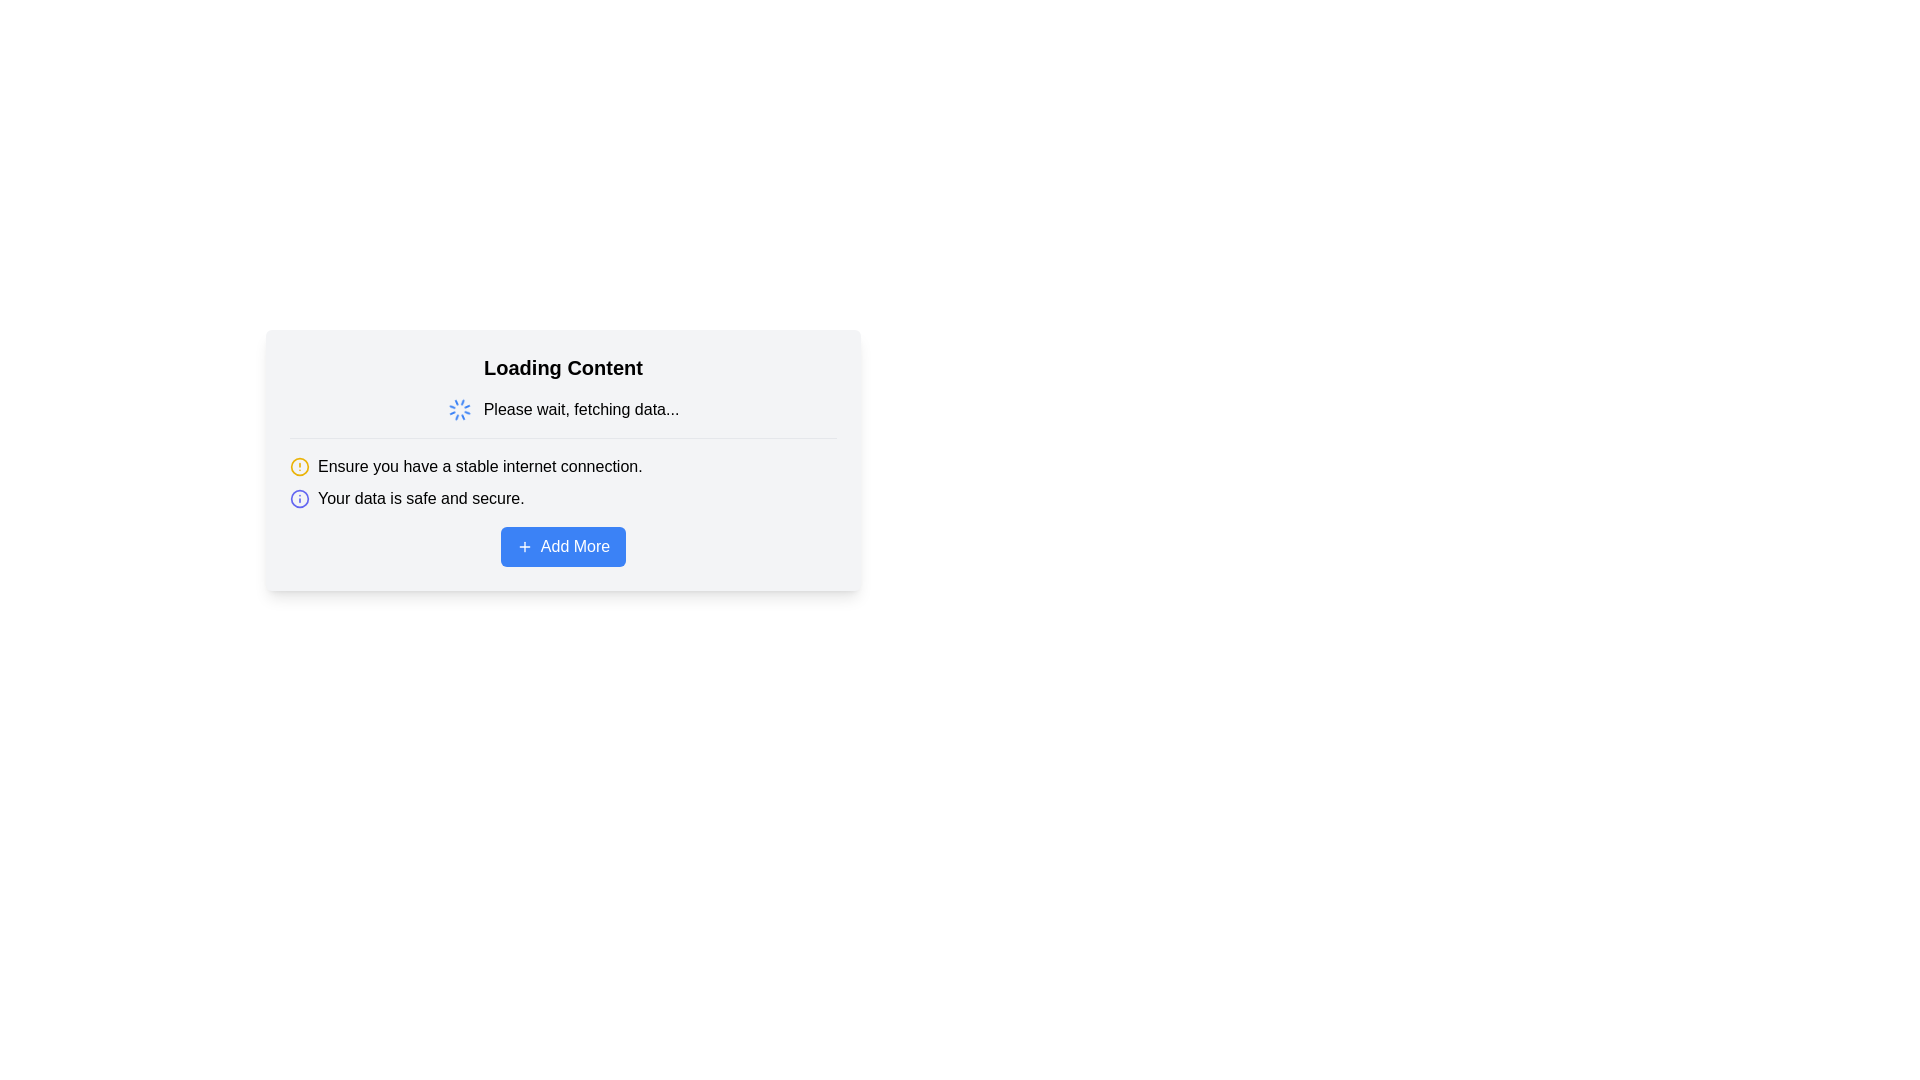 The height and width of the screenshot is (1080, 1920). What do you see at coordinates (298, 466) in the screenshot?
I see `the warning icon located to the left of the text 'Ensure you have a stable internet connection.'` at bounding box center [298, 466].